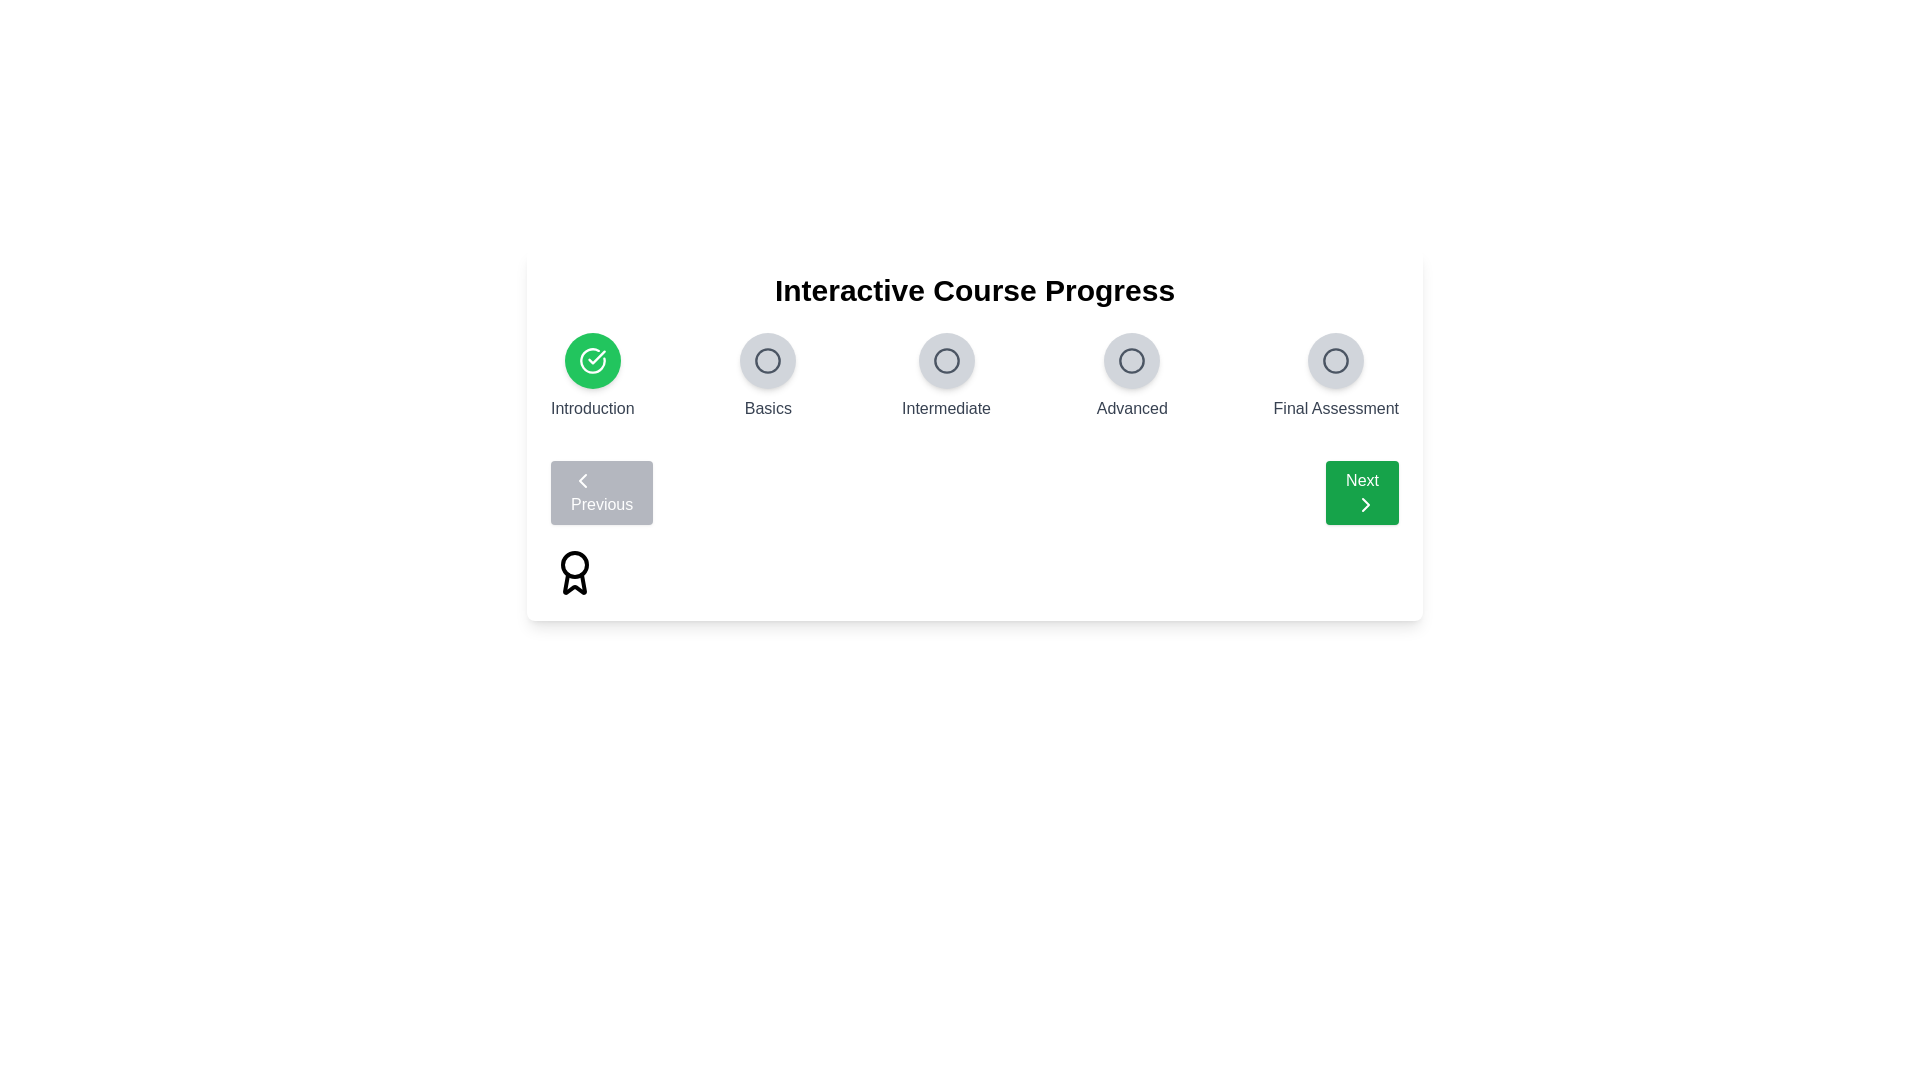 This screenshot has width=1920, height=1080. I want to click on text label that contains 'Advanced', which is displayed in medium font weight and gray color (#707070) below the circular icon, so click(1132, 407).